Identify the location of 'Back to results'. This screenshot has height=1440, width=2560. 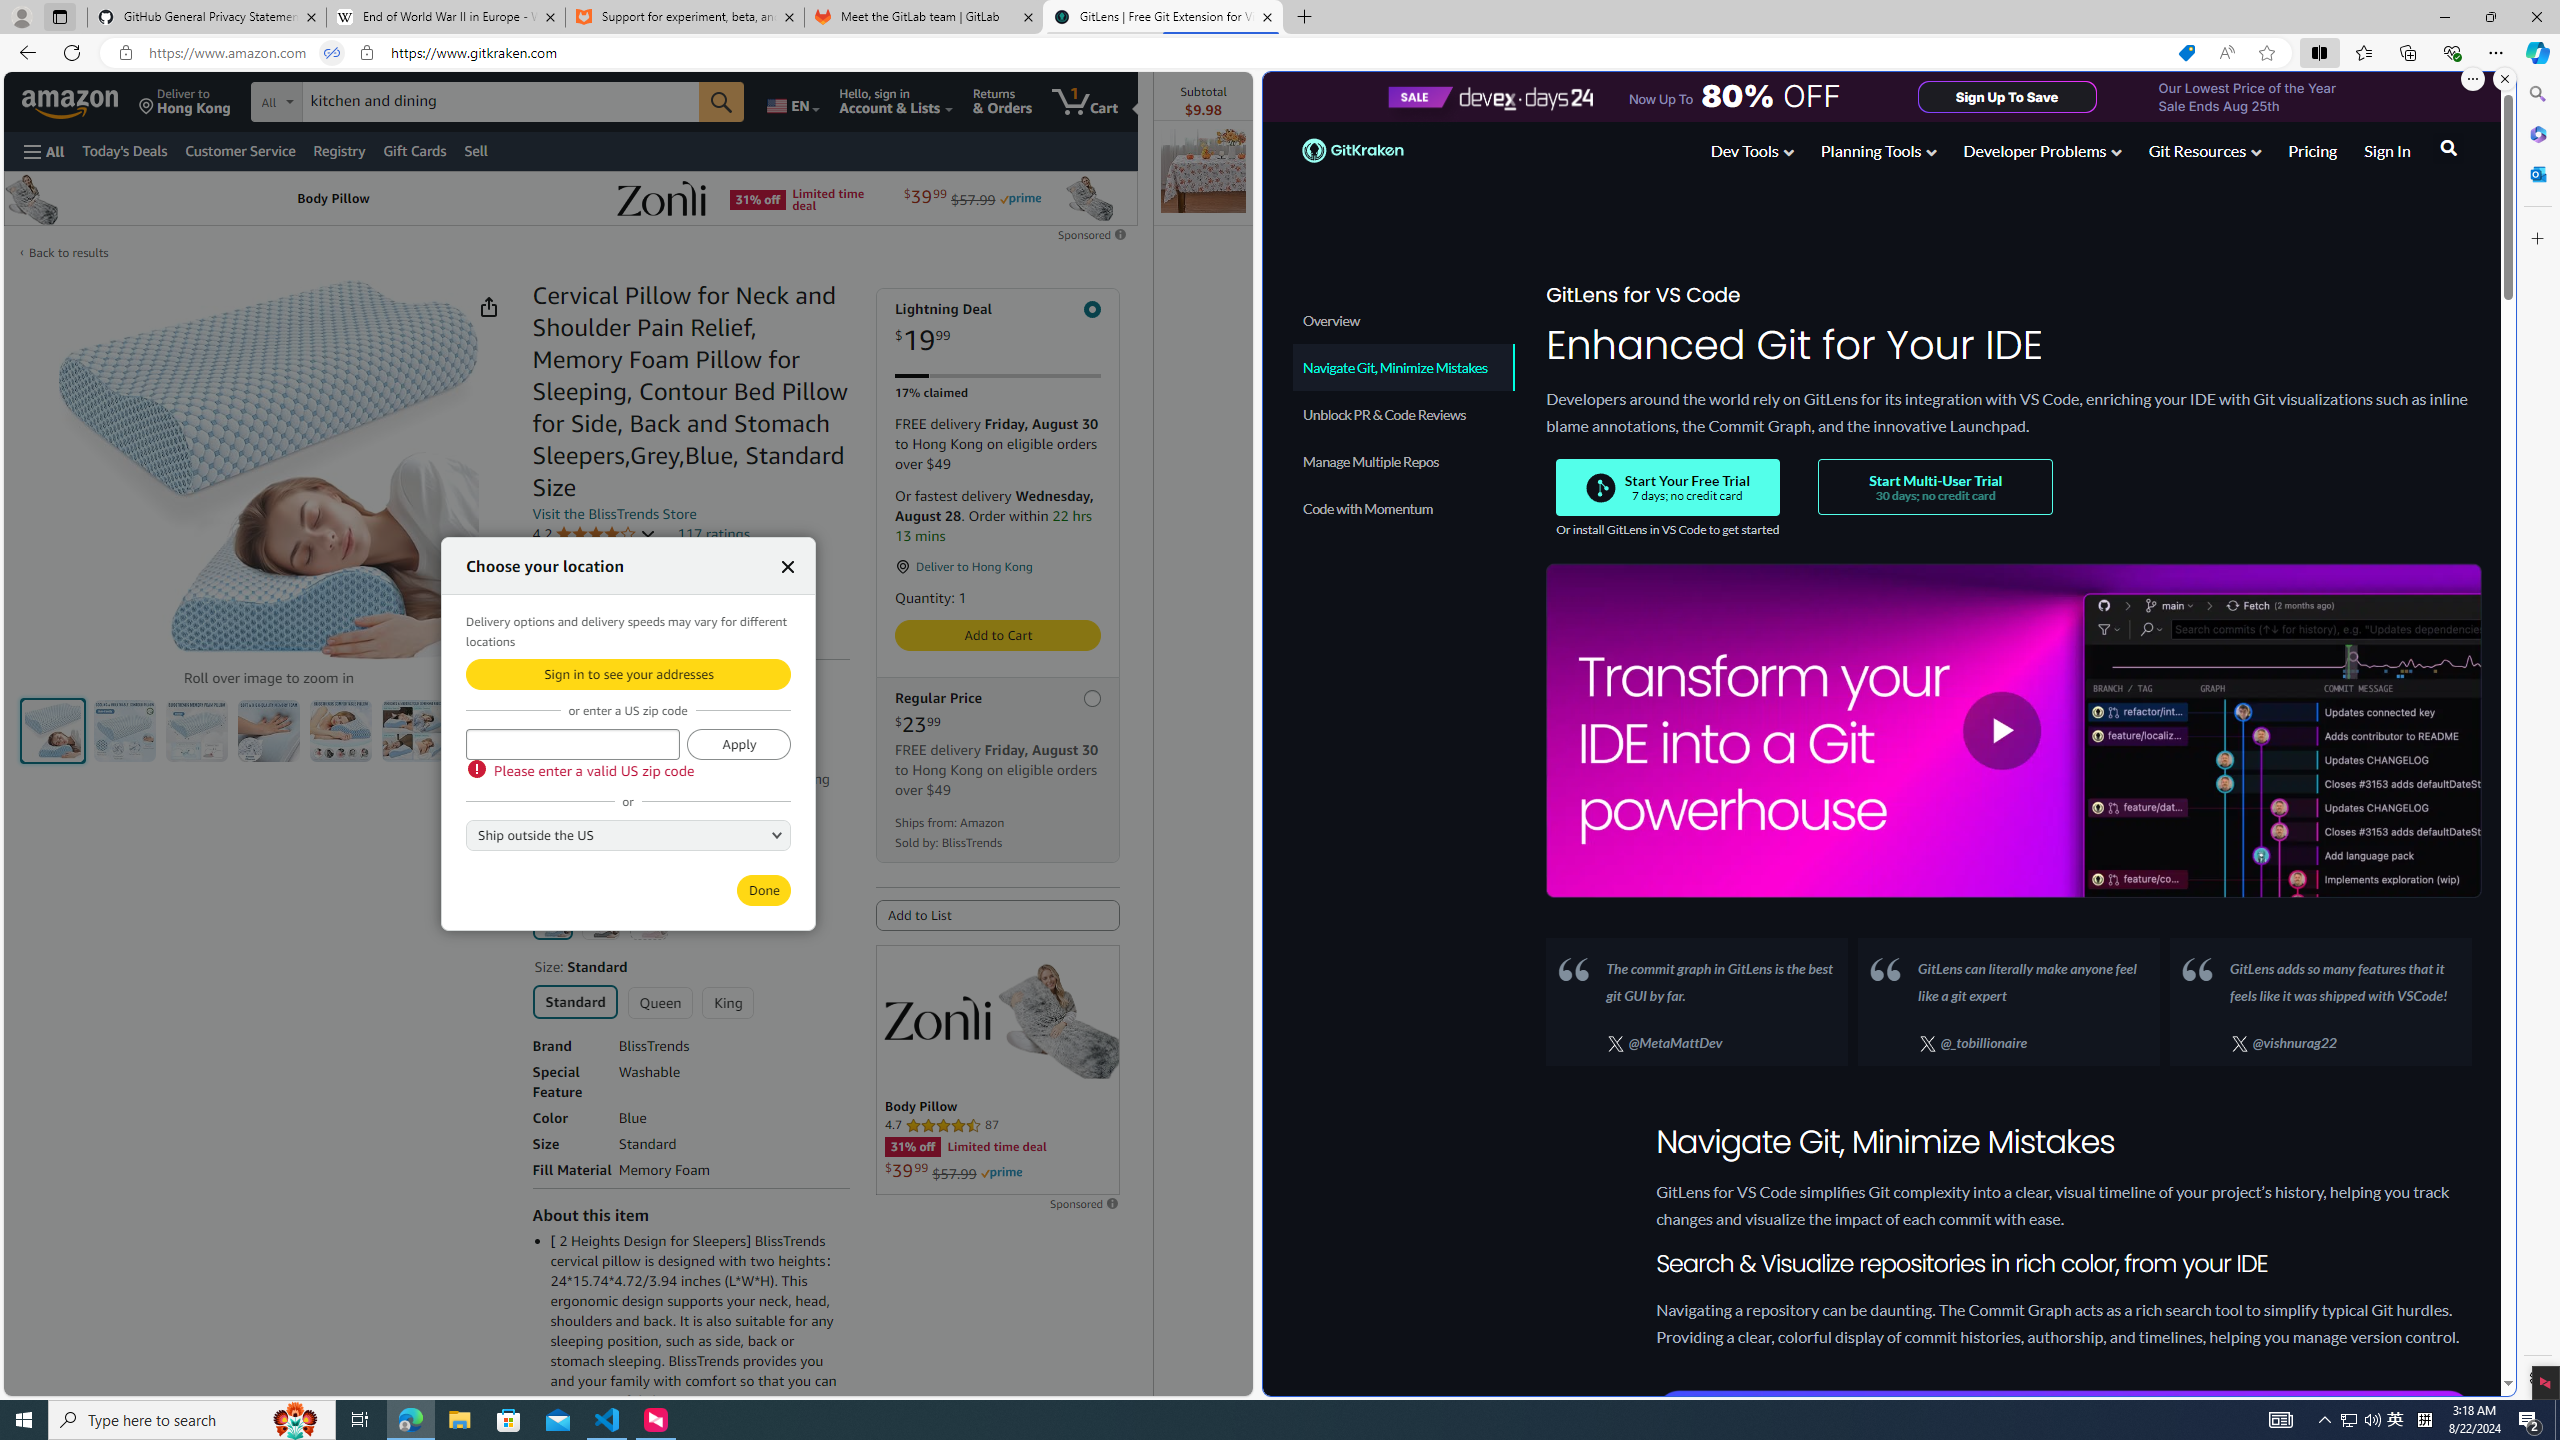
(69, 252).